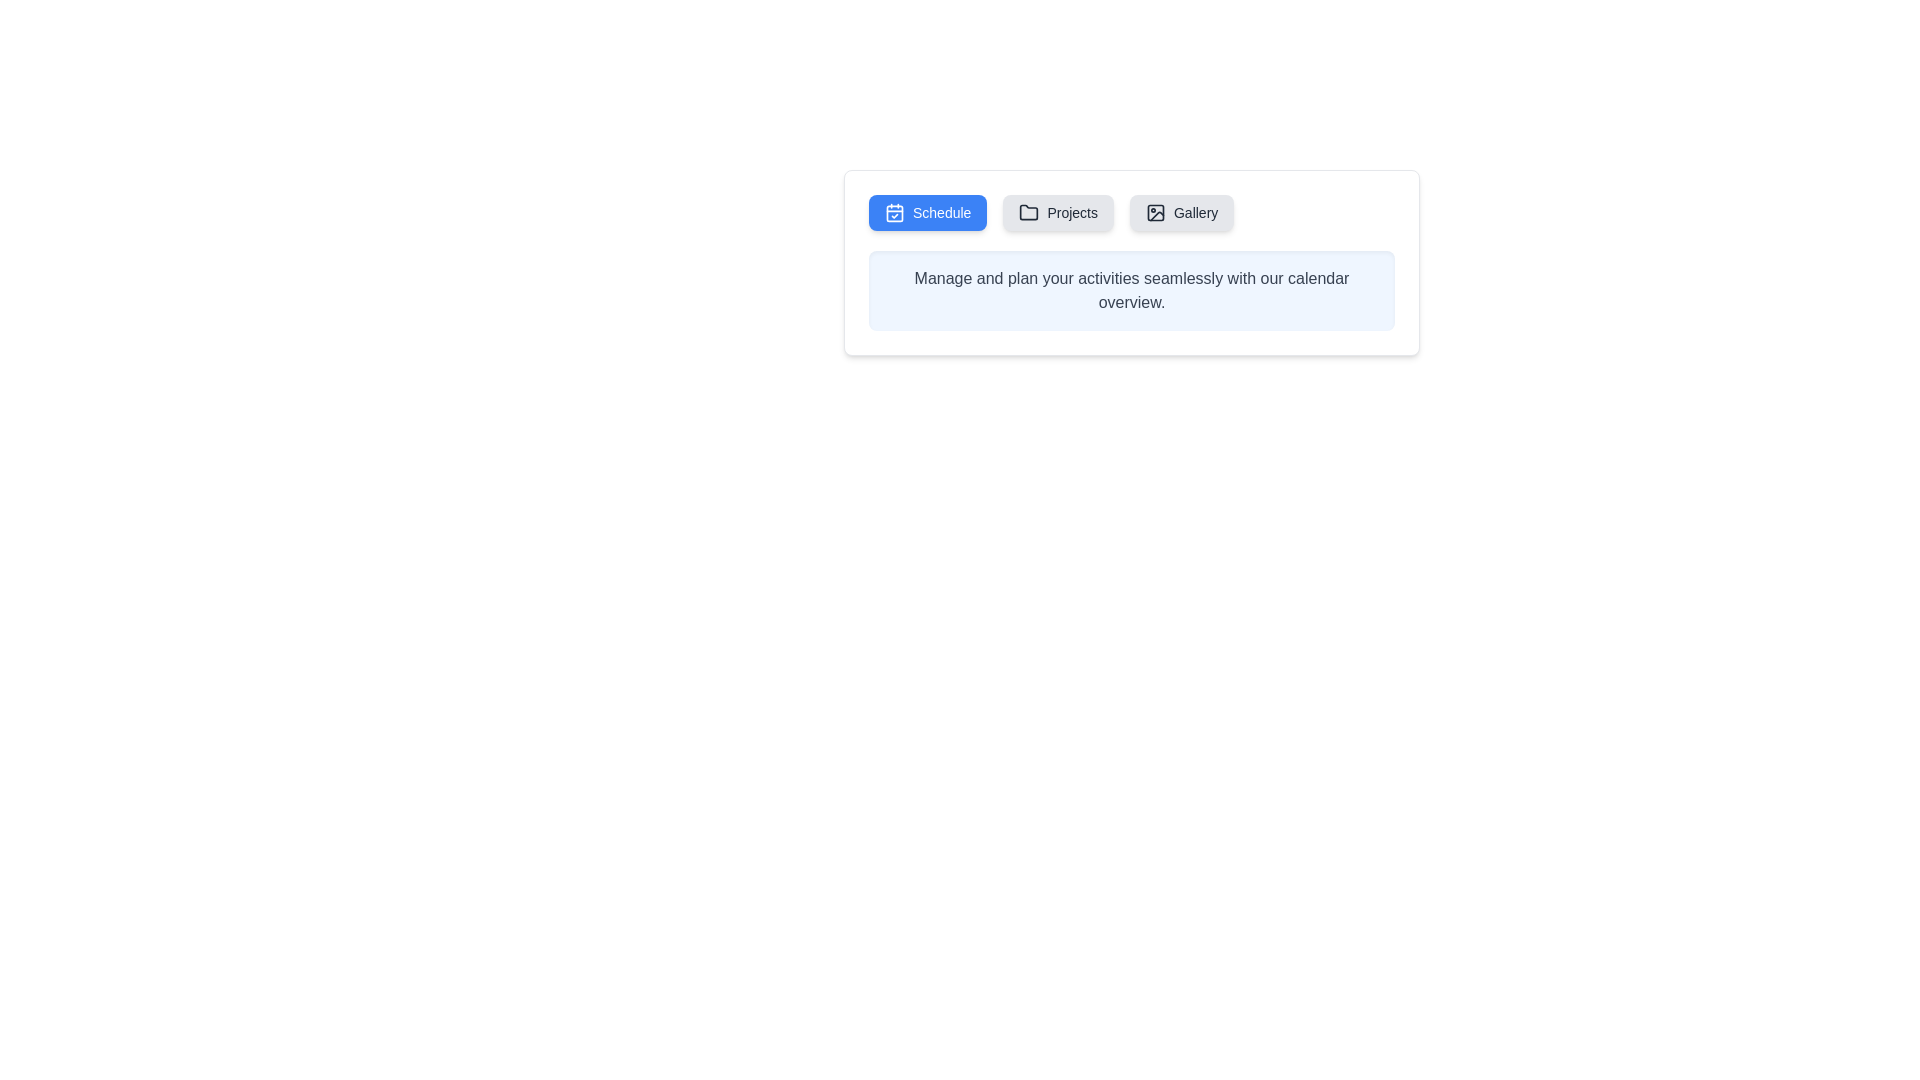 This screenshot has height=1080, width=1920. I want to click on the Schedule tab to observe its hover effect, so click(926, 212).